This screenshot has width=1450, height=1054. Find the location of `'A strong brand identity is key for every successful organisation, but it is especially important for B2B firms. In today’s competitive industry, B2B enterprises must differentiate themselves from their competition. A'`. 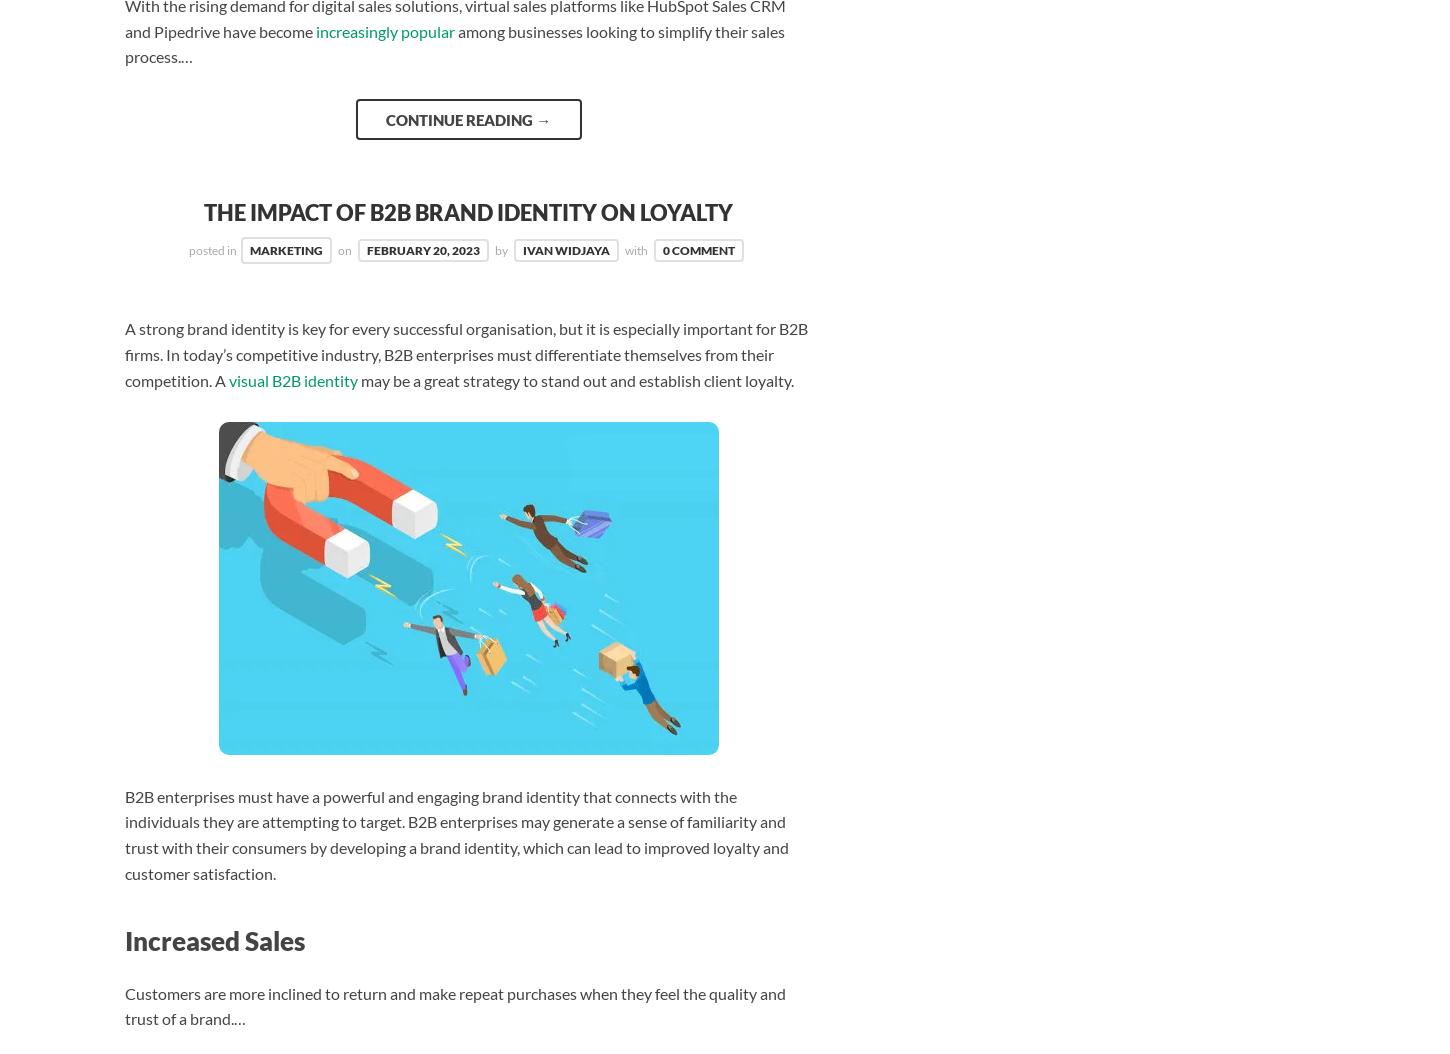

'A strong brand identity is key for every successful organisation, but it is especially important for B2B firms. In today’s competitive industry, B2B enterprises must differentiate themselves from their competition. A' is located at coordinates (123, 354).